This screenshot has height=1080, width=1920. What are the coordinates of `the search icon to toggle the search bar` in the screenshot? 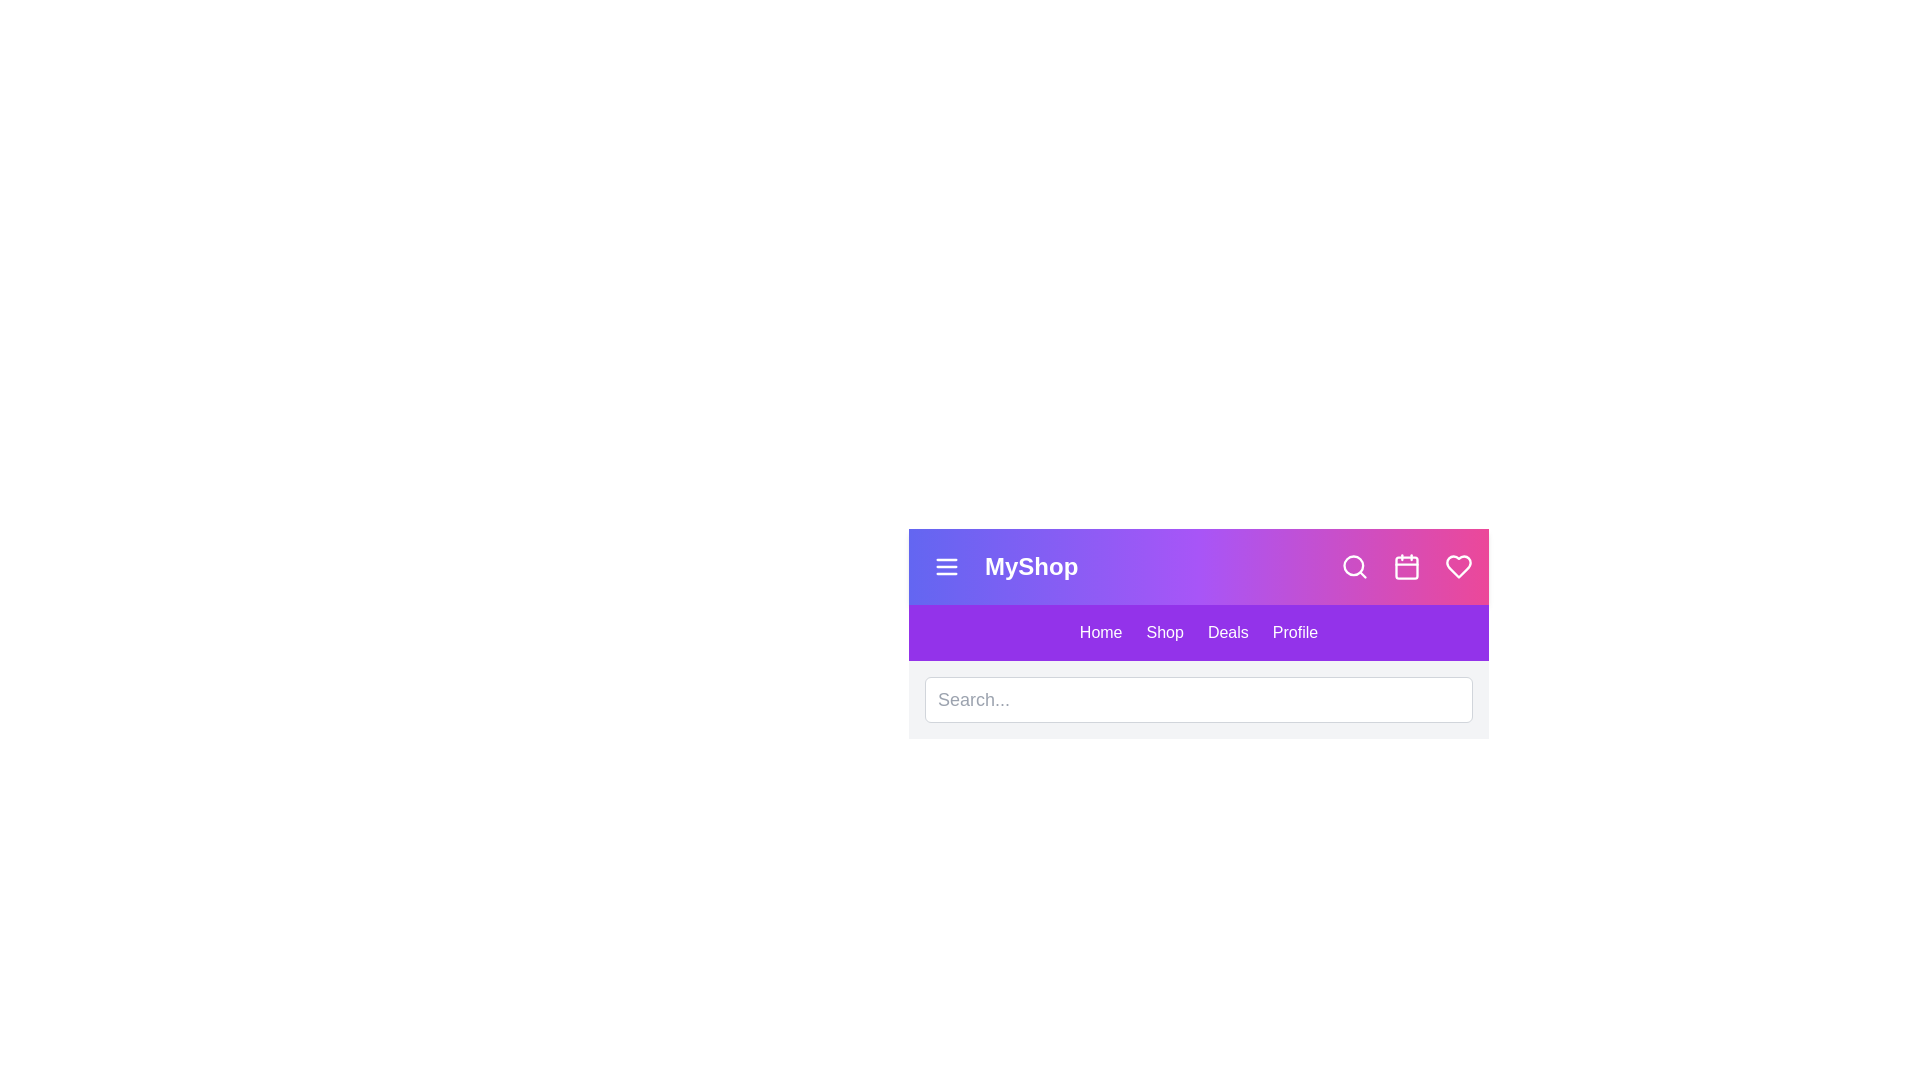 It's located at (1354, 567).